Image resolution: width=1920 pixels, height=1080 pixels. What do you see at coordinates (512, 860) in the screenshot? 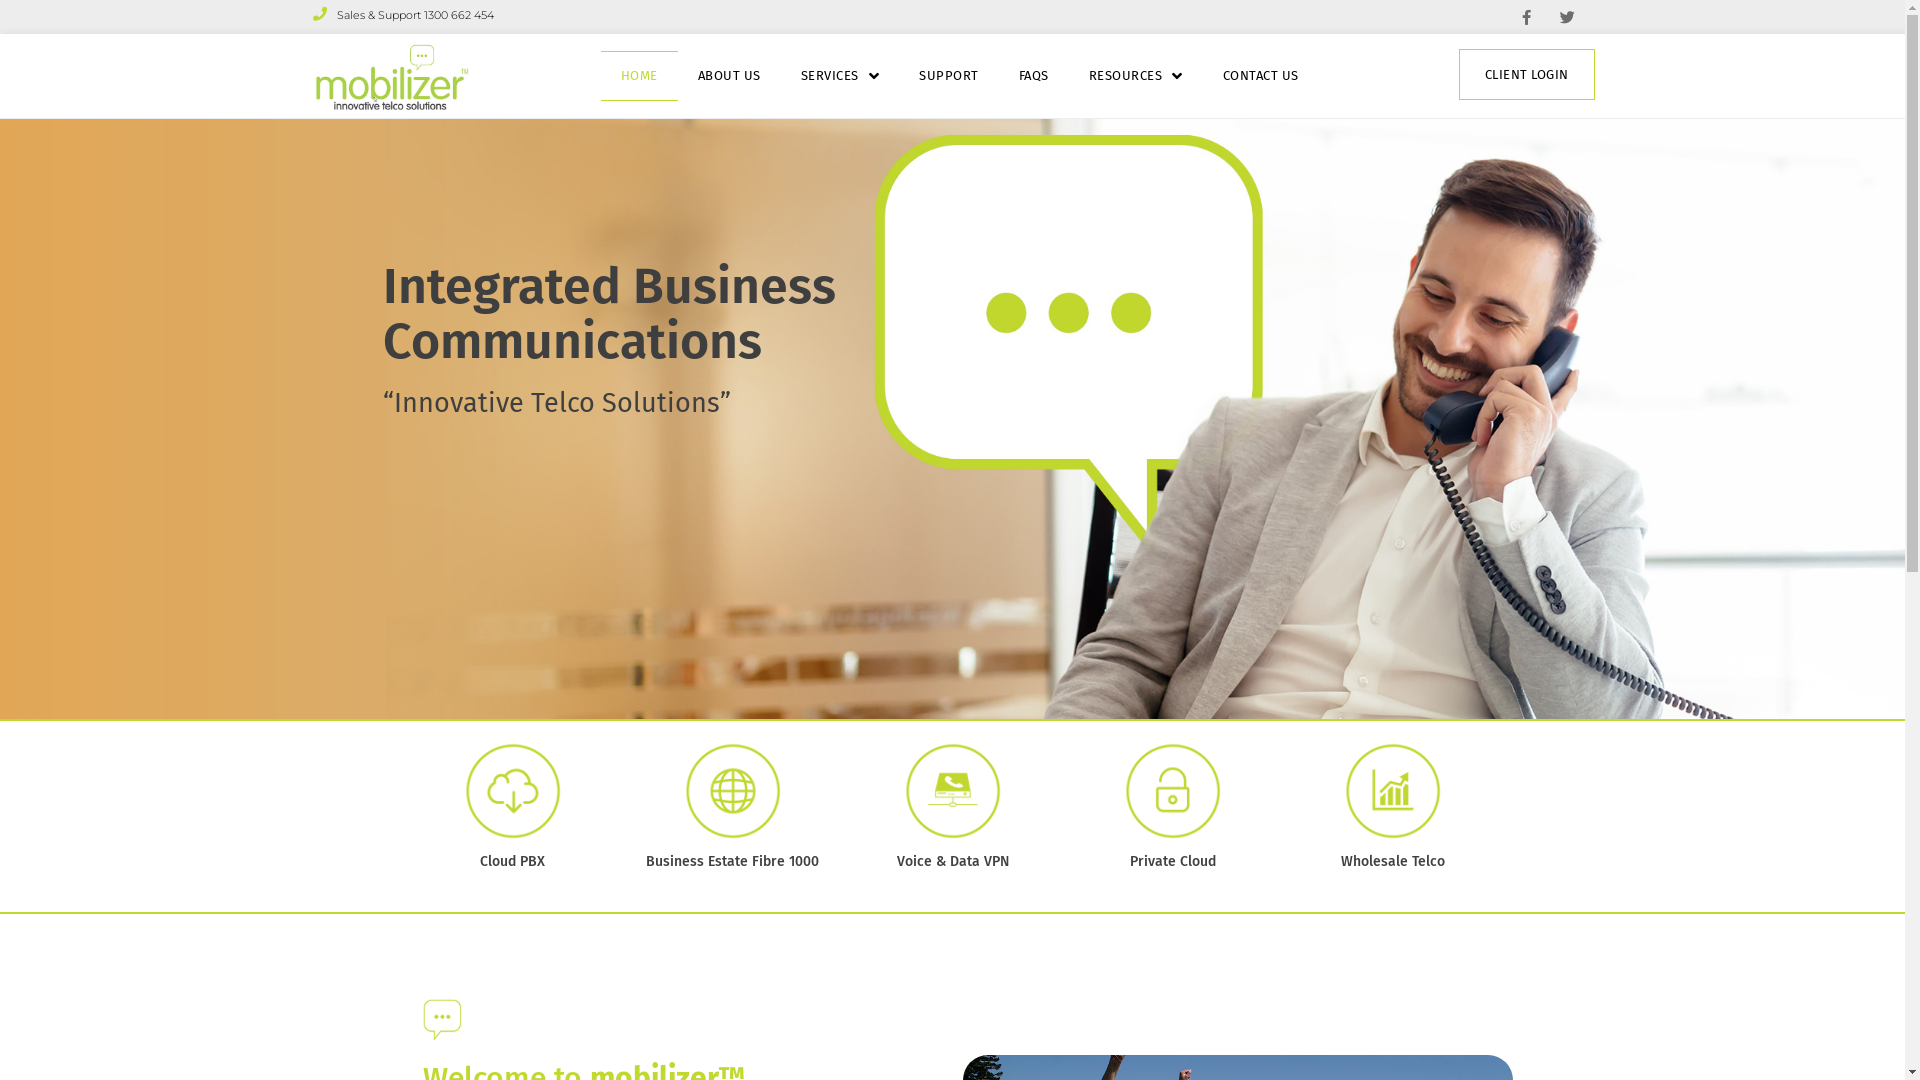
I see `'Cloud PBX'` at bounding box center [512, 860].